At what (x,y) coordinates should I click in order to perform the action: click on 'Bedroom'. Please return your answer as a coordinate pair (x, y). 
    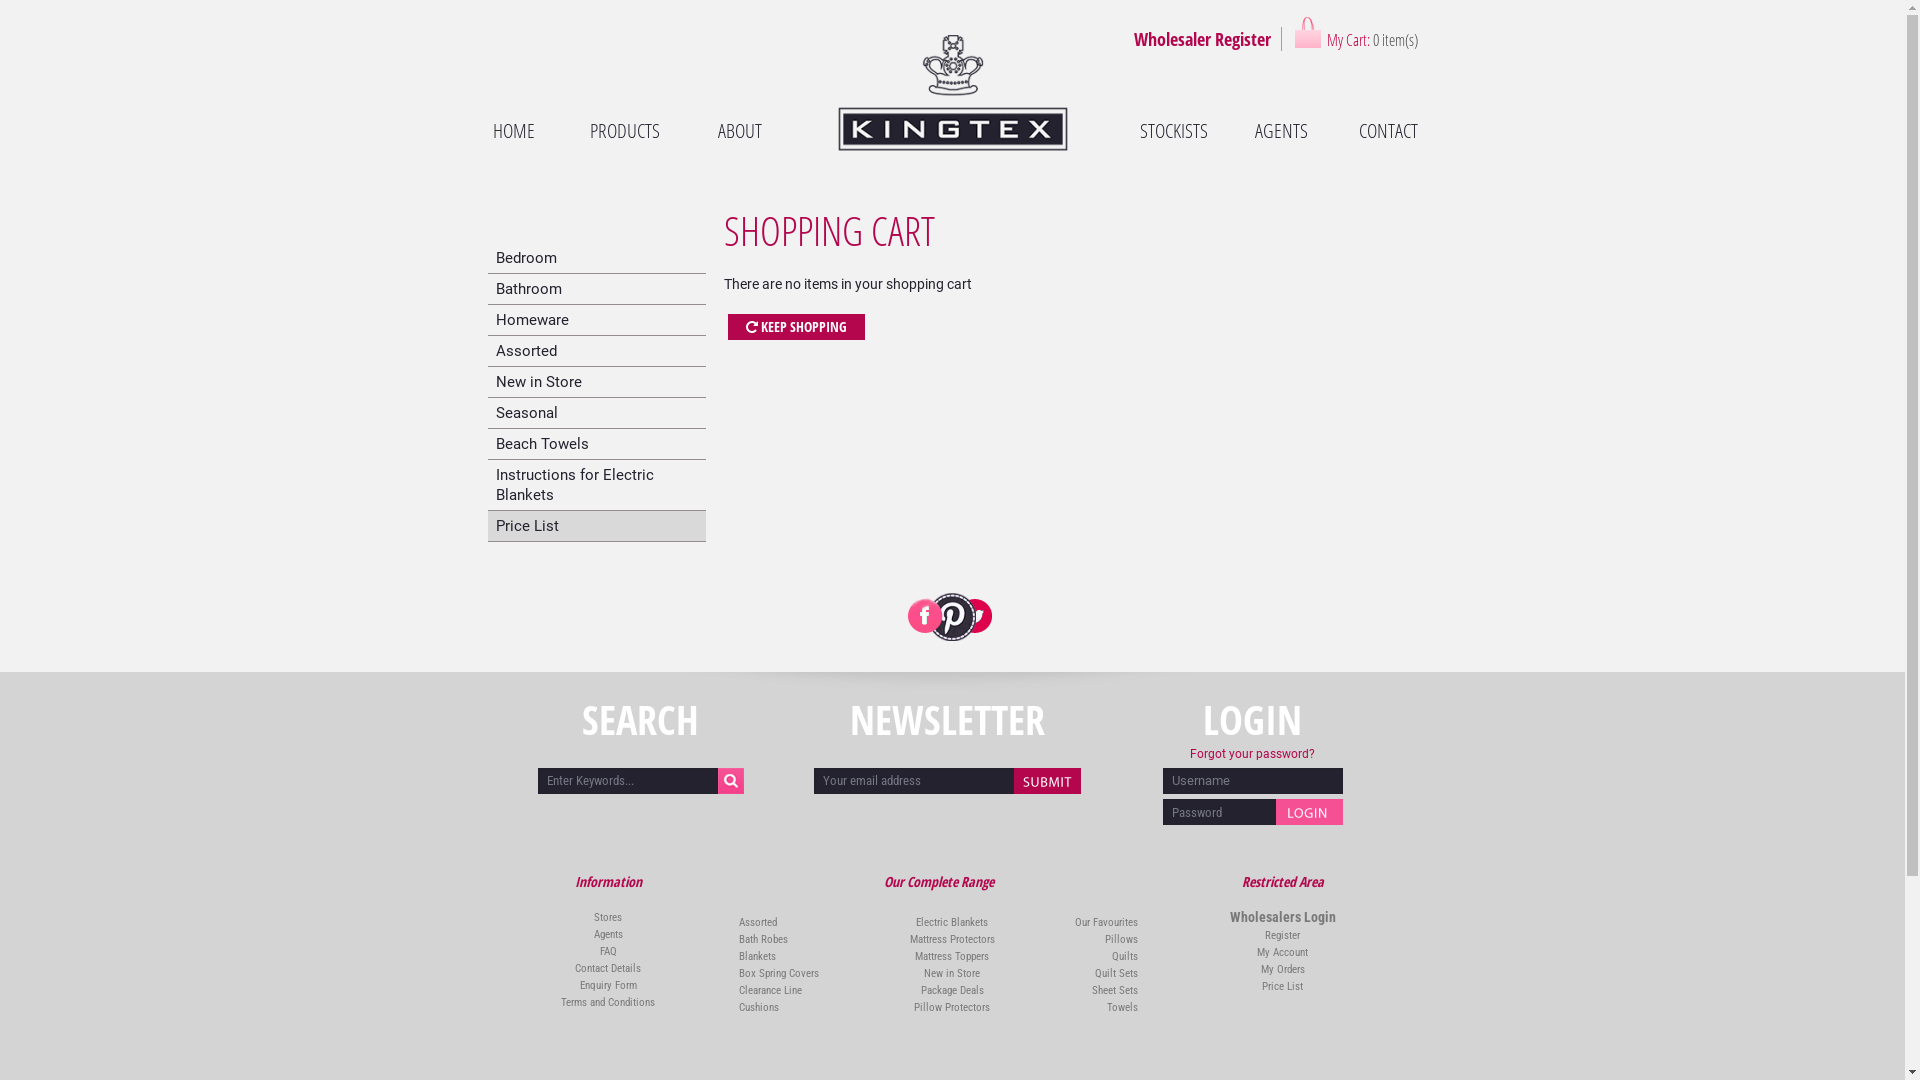
    Looking at the image, I should click on (488, 257).